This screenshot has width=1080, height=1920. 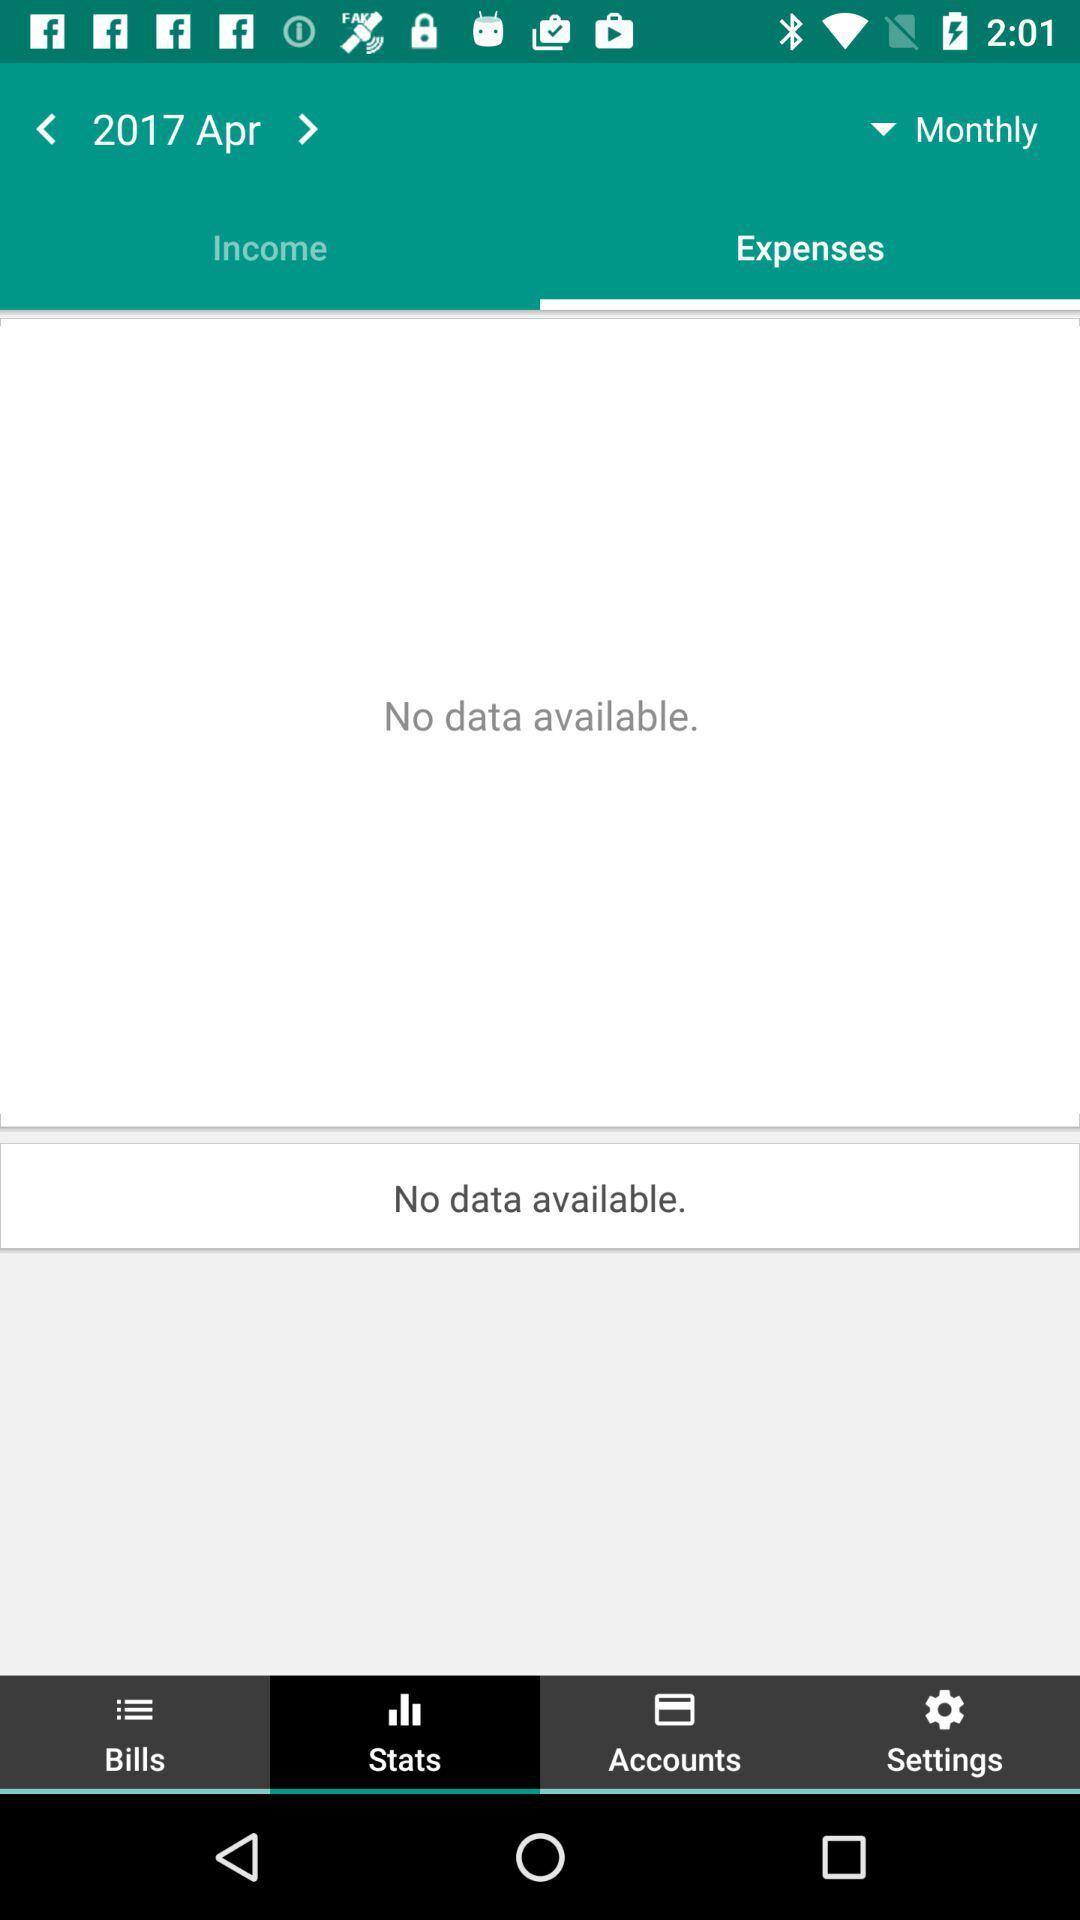 I want to click on click the button to go to the next page, so click(x=307, y=127).